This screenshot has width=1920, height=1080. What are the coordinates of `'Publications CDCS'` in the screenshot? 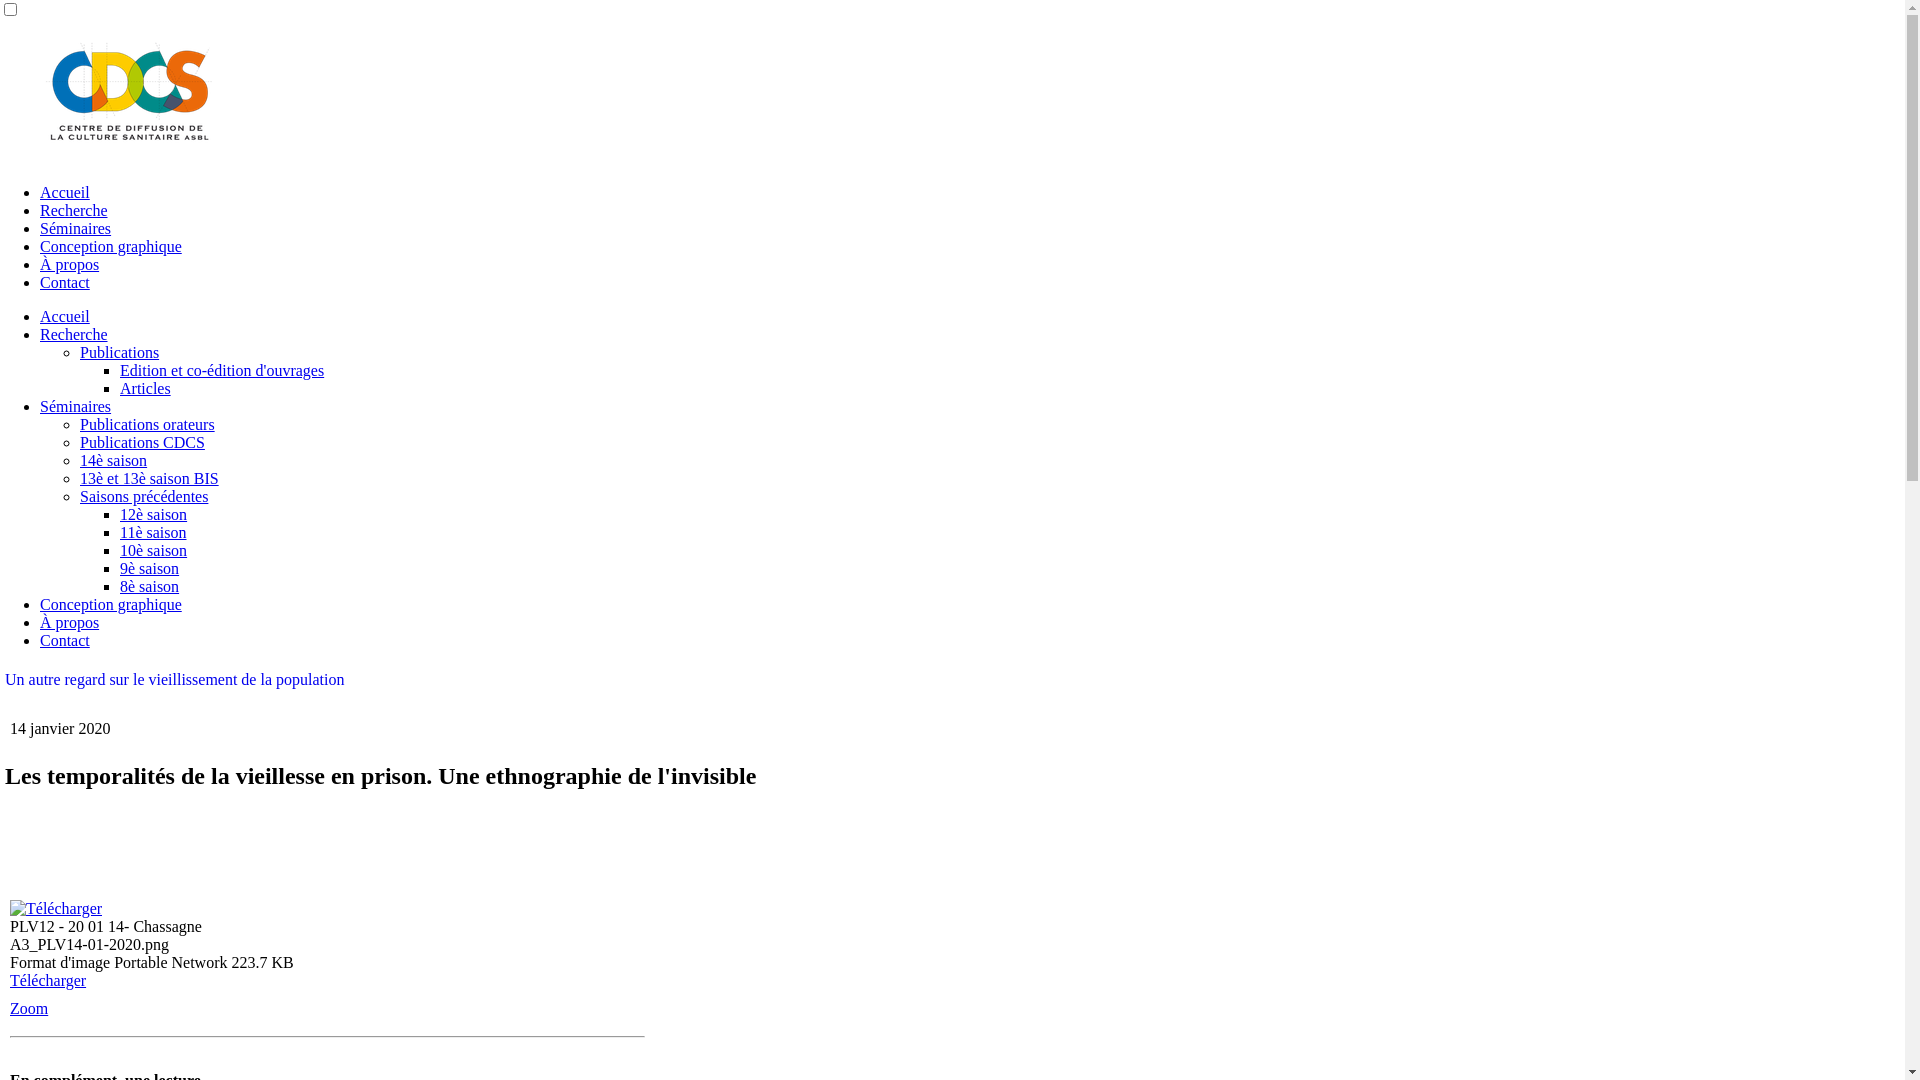 It's located at (141, 441).